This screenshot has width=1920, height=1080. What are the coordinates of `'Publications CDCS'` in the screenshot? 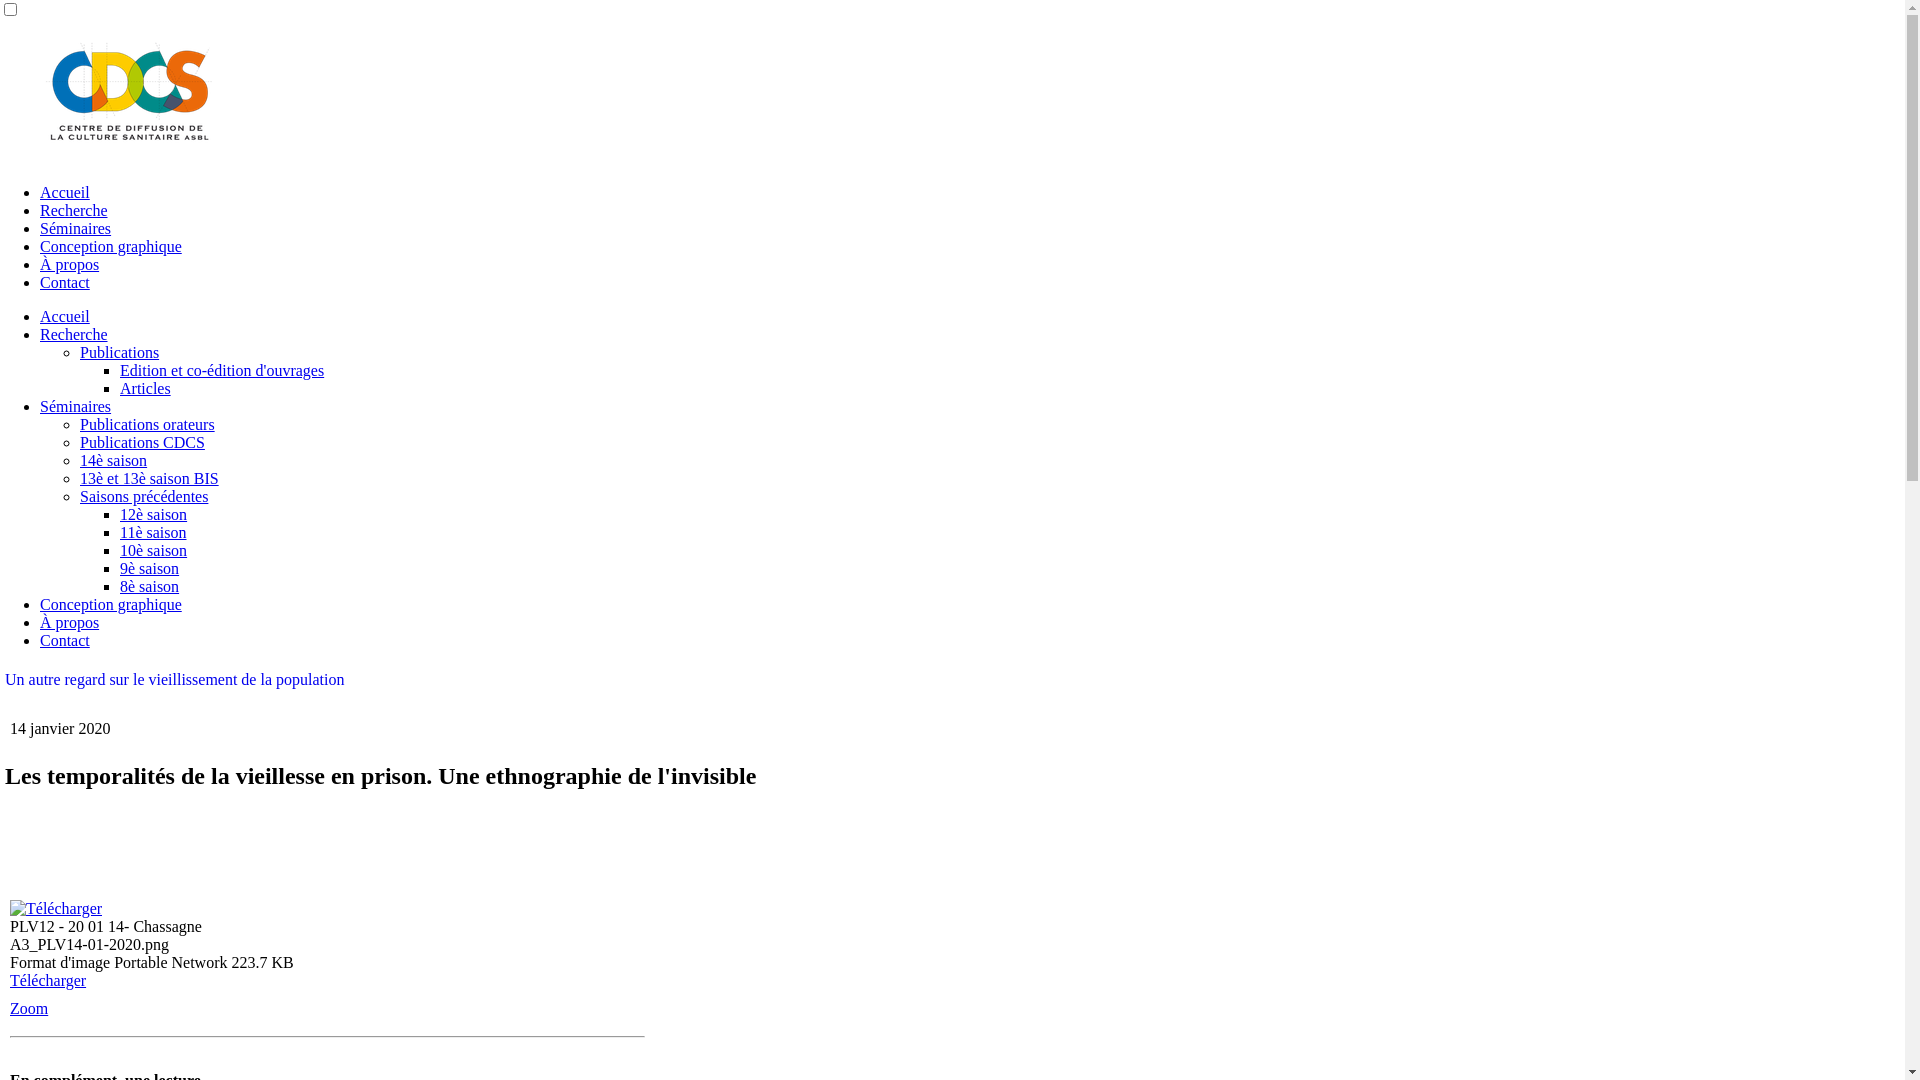 It's located at (141, 441).